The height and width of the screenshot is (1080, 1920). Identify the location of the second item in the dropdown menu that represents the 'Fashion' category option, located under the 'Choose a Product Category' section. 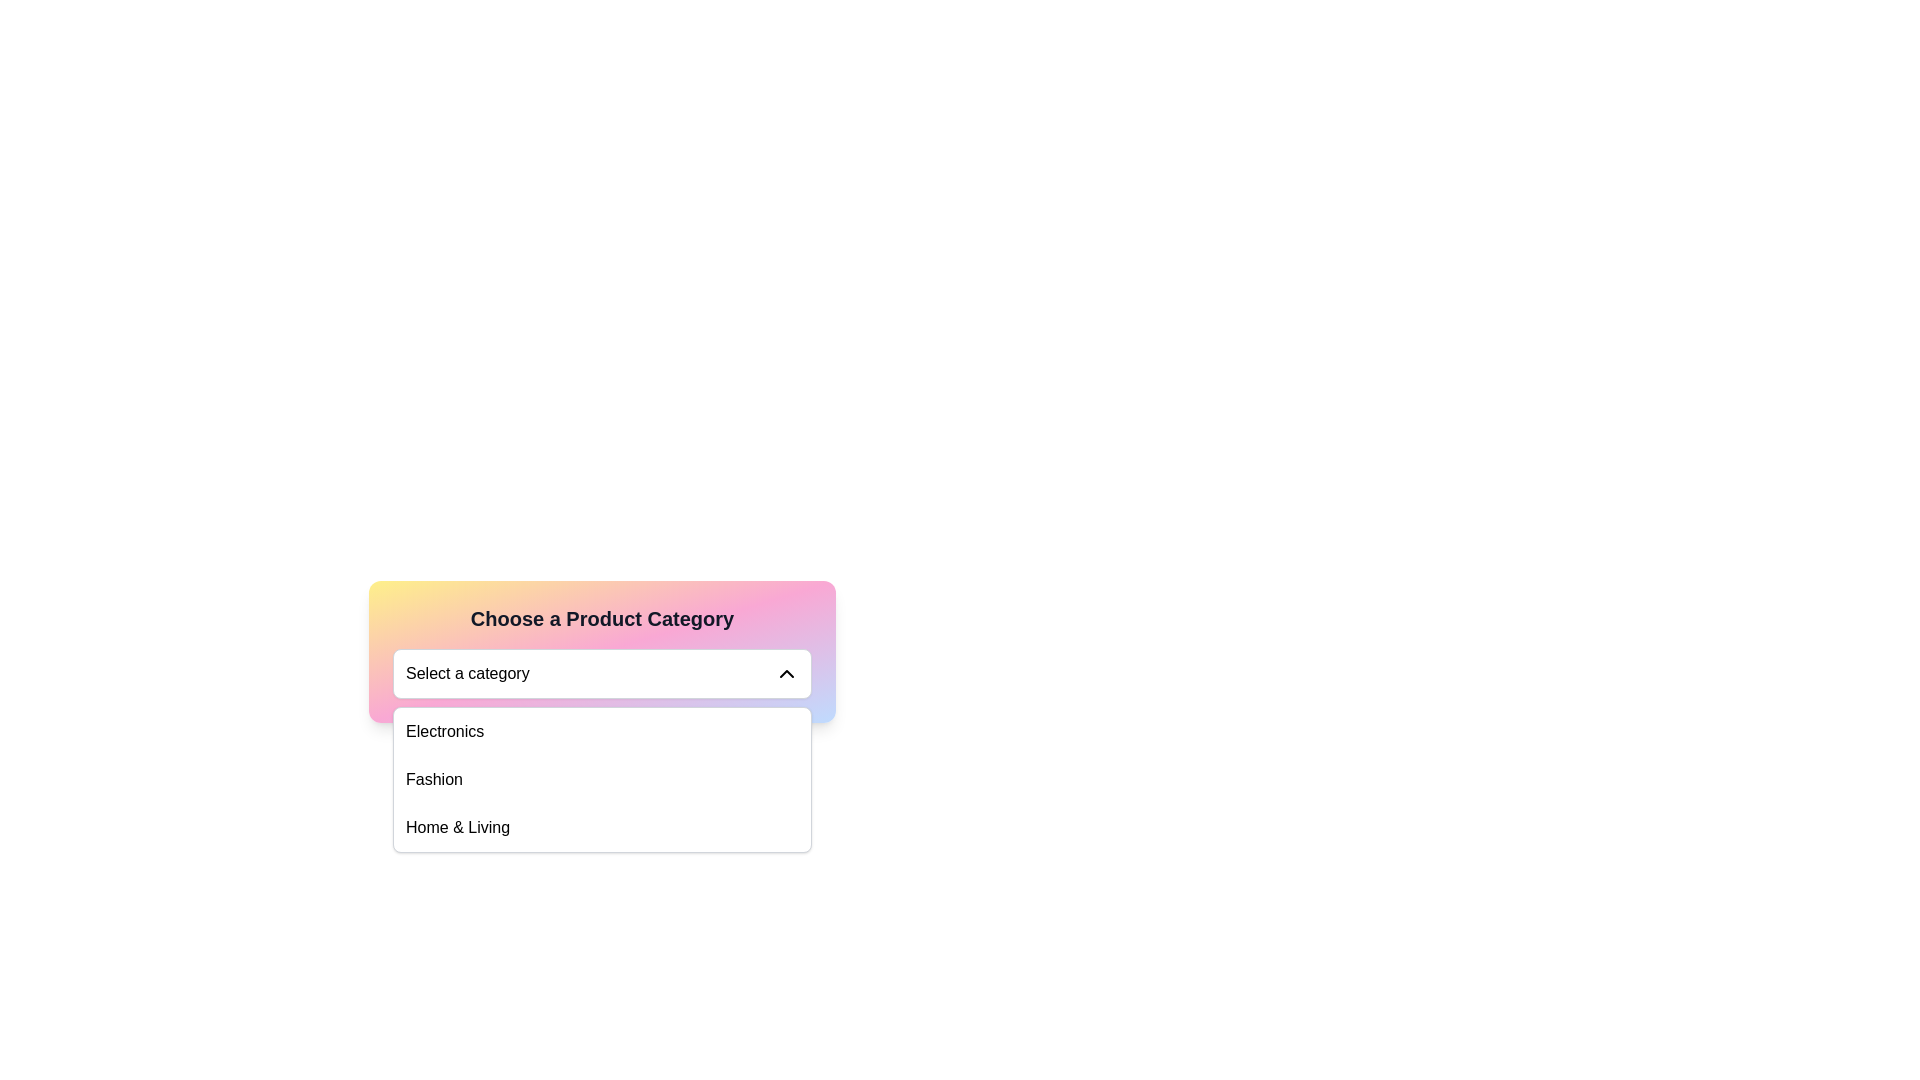
(433, 778).